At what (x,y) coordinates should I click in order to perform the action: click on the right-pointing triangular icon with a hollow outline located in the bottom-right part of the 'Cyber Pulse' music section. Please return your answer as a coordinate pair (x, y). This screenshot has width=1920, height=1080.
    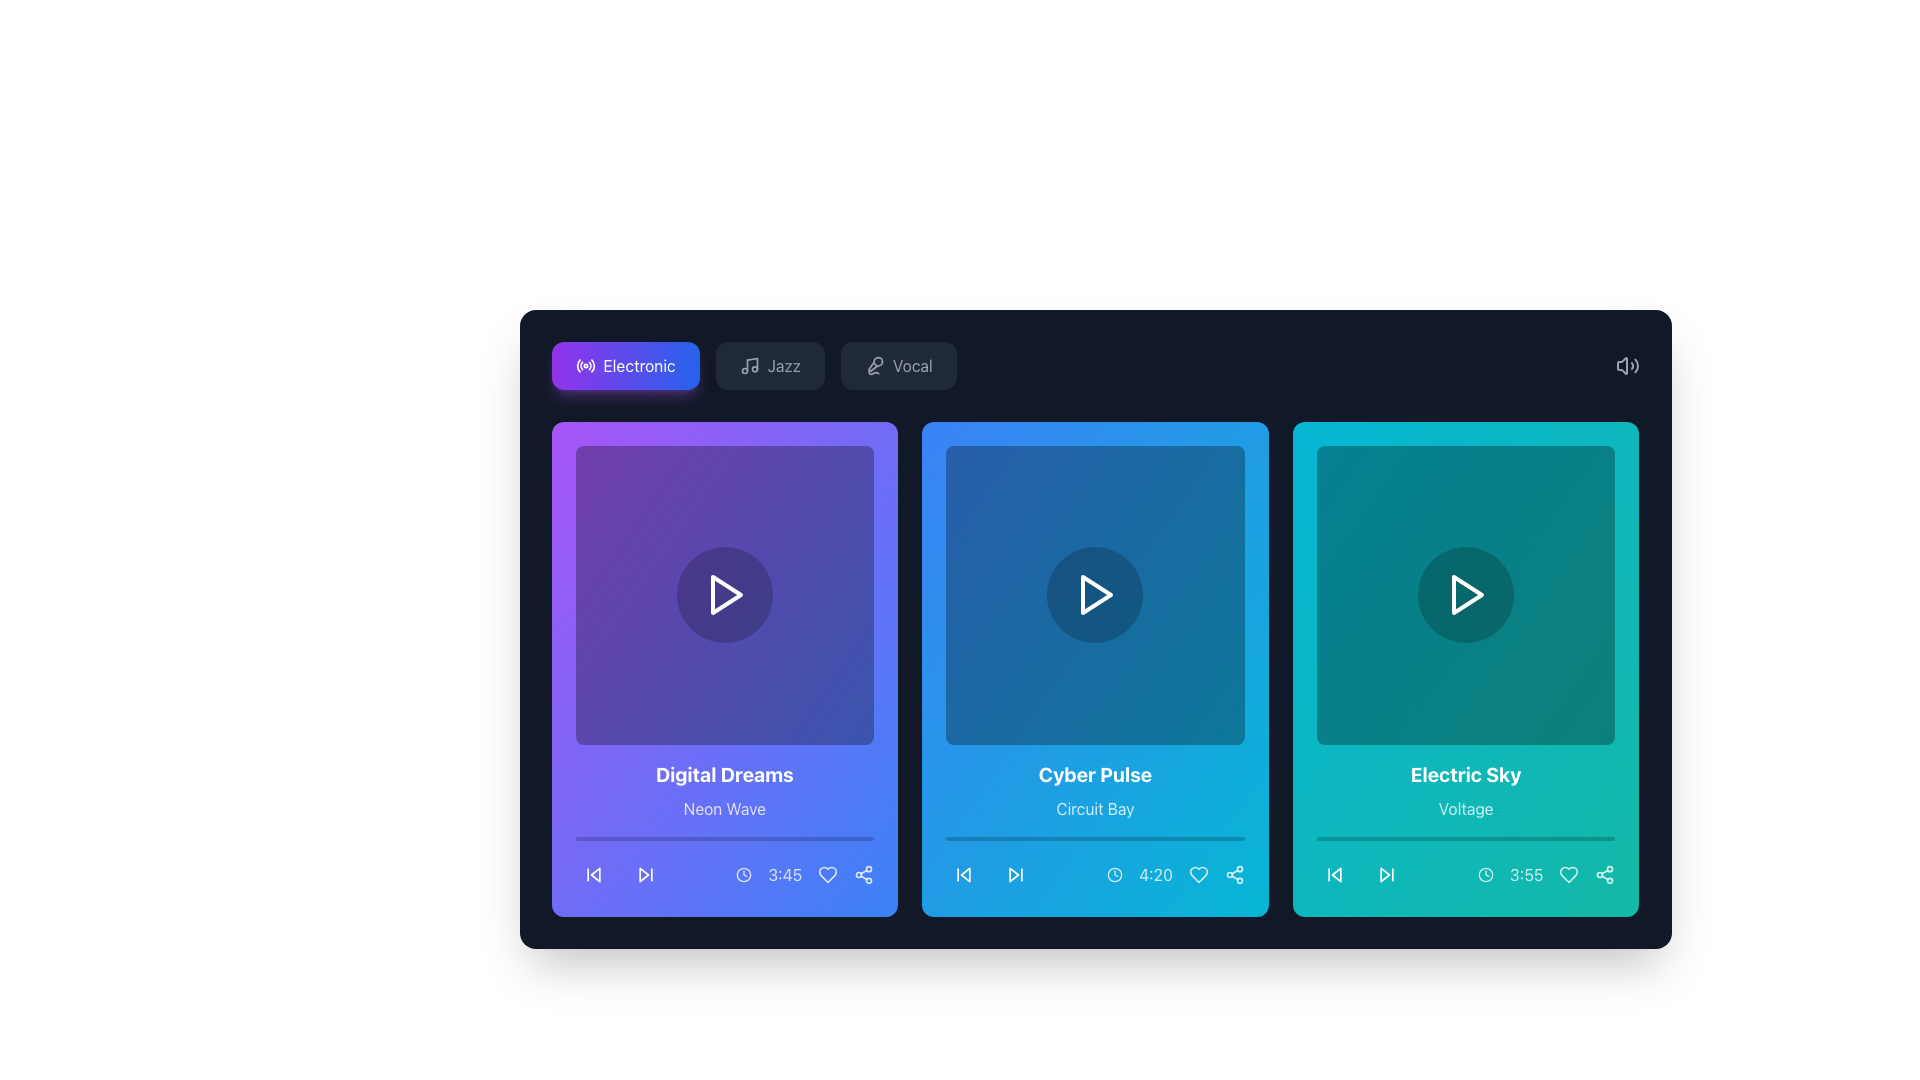
    Looking at the image, I should click on (1014, 873).